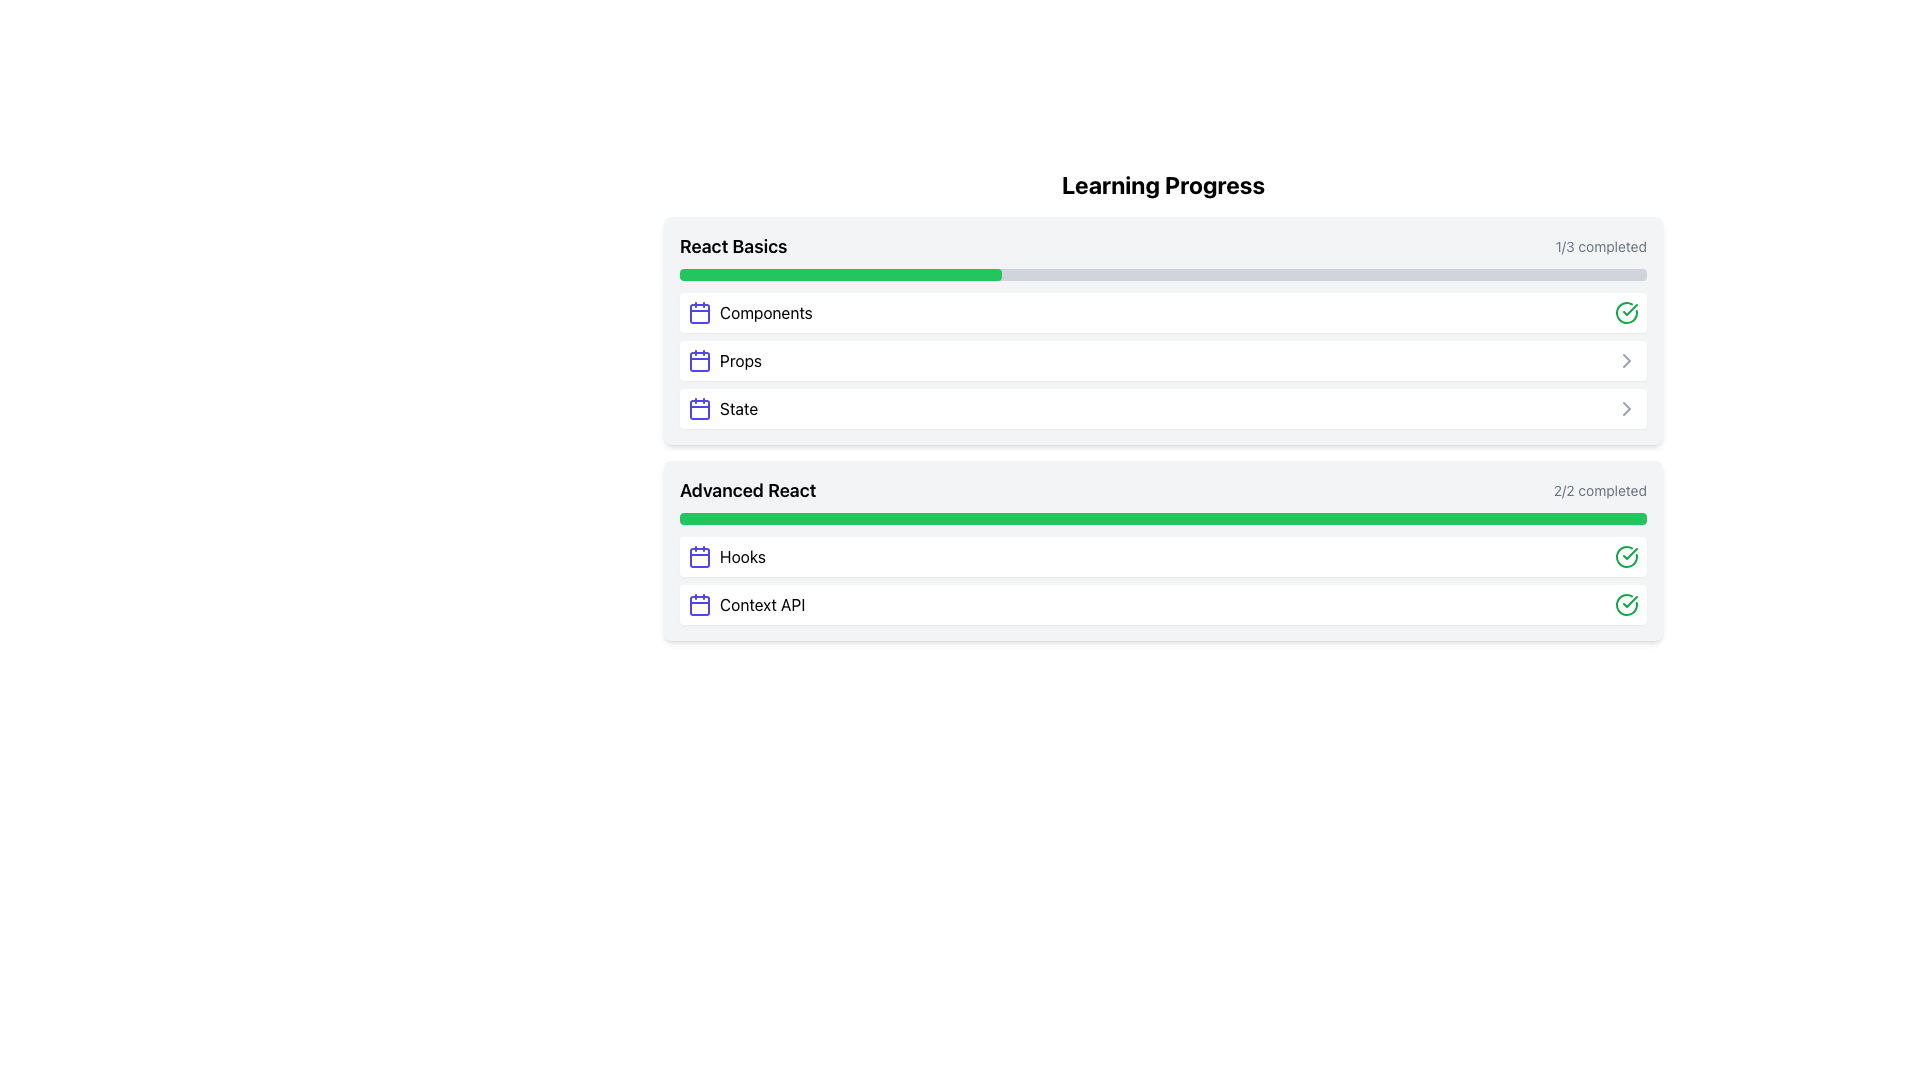  Describe the element at coordinates (738, 407) in the screenshot. I see `the 'State' label, which is the third item in the 'React Basics' section, positioned below 'Props' and above the dividing space` at that location.